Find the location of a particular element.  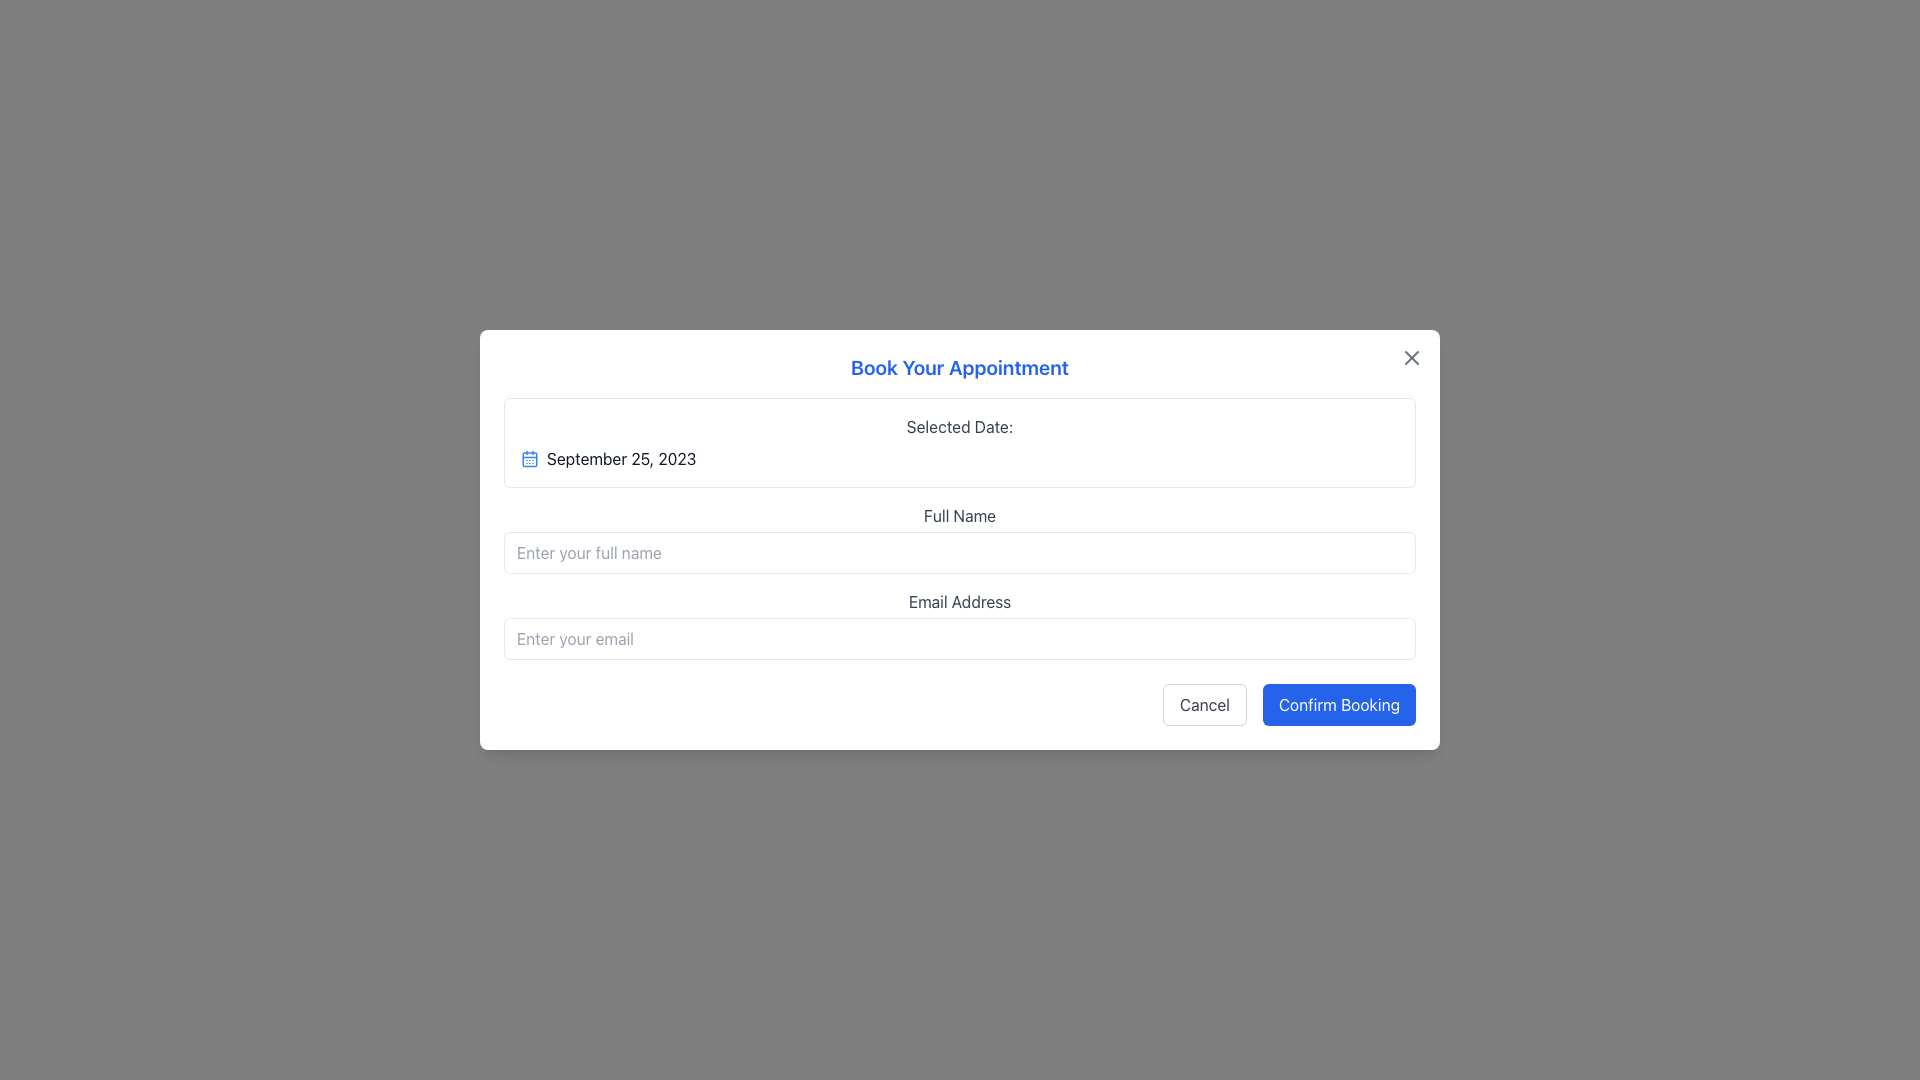

the cancellation button located in the bottom-right section of the modal dialog is located at coordinates (1203, 704).